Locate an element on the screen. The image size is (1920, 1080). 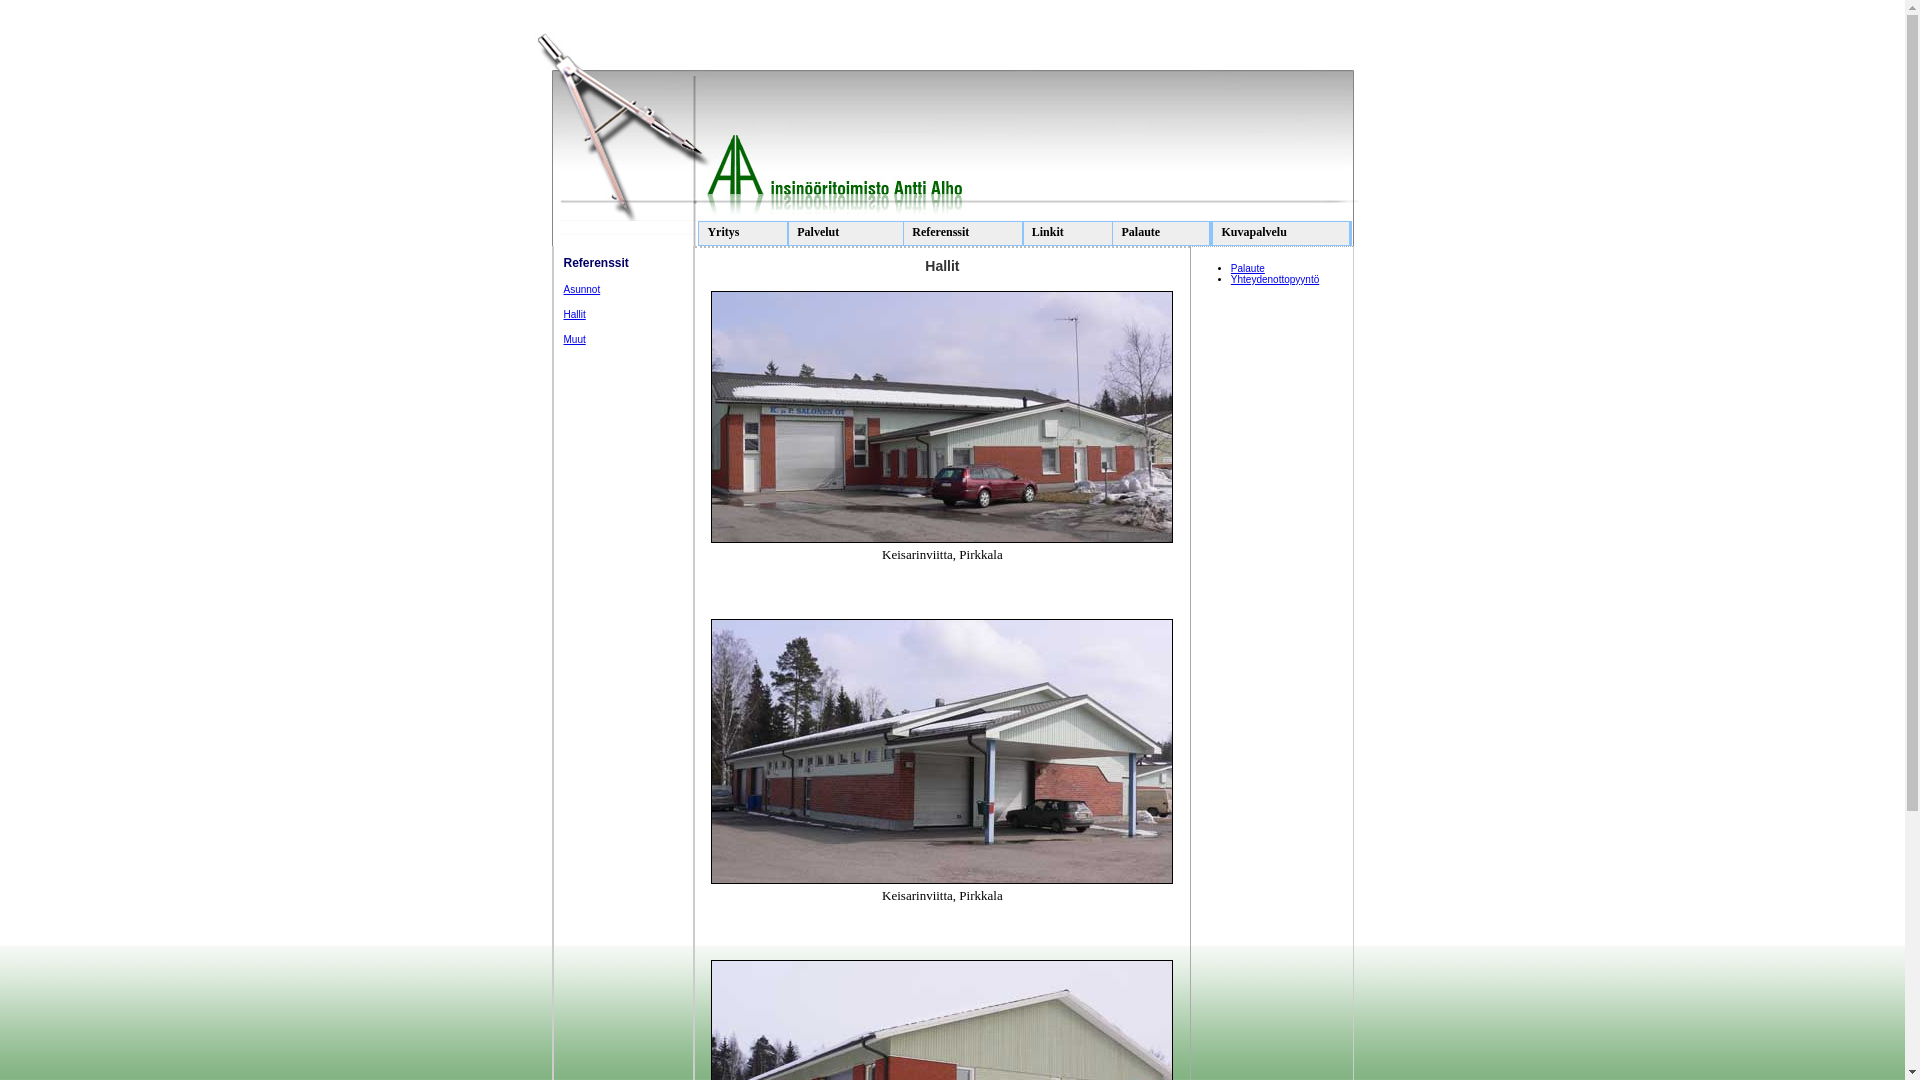
'Muut' is located at coordinates (574, 338).